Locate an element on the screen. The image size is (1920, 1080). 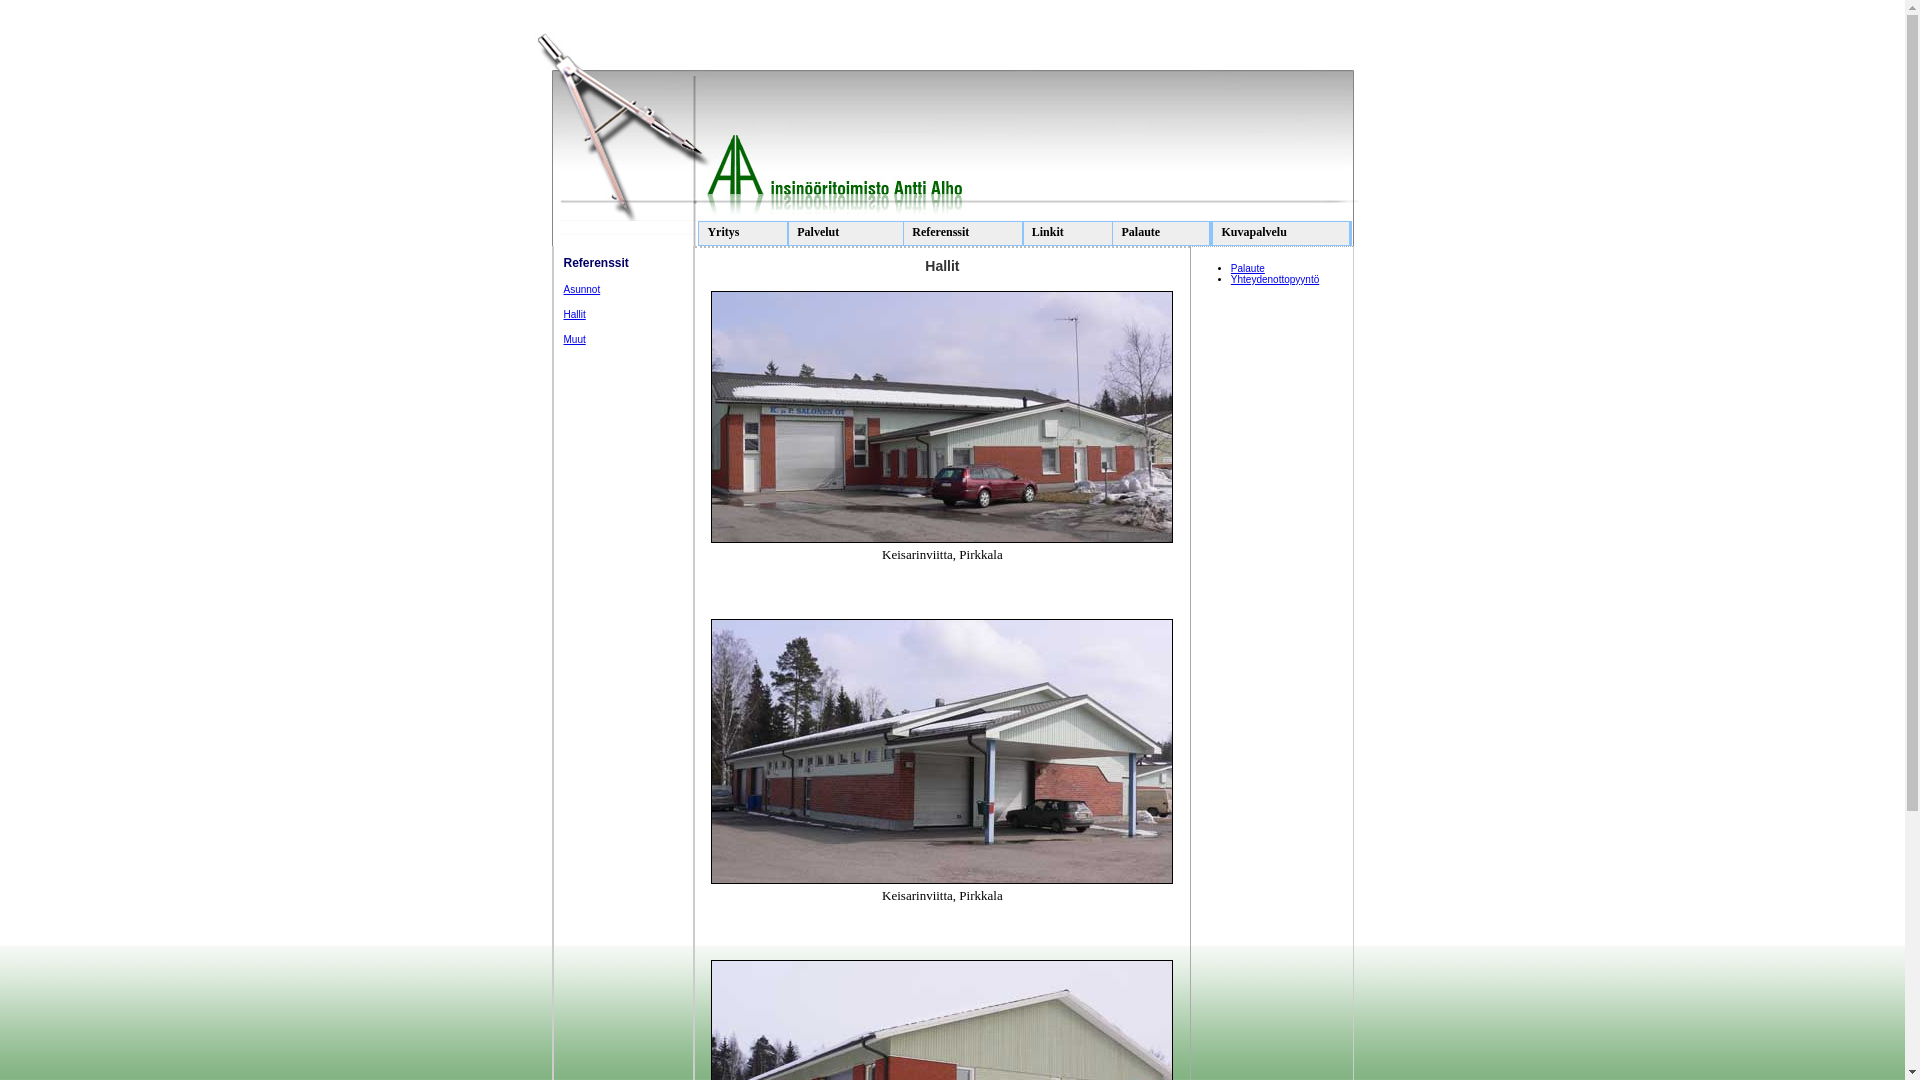
'Muut' is located at coordinates (574, 338).